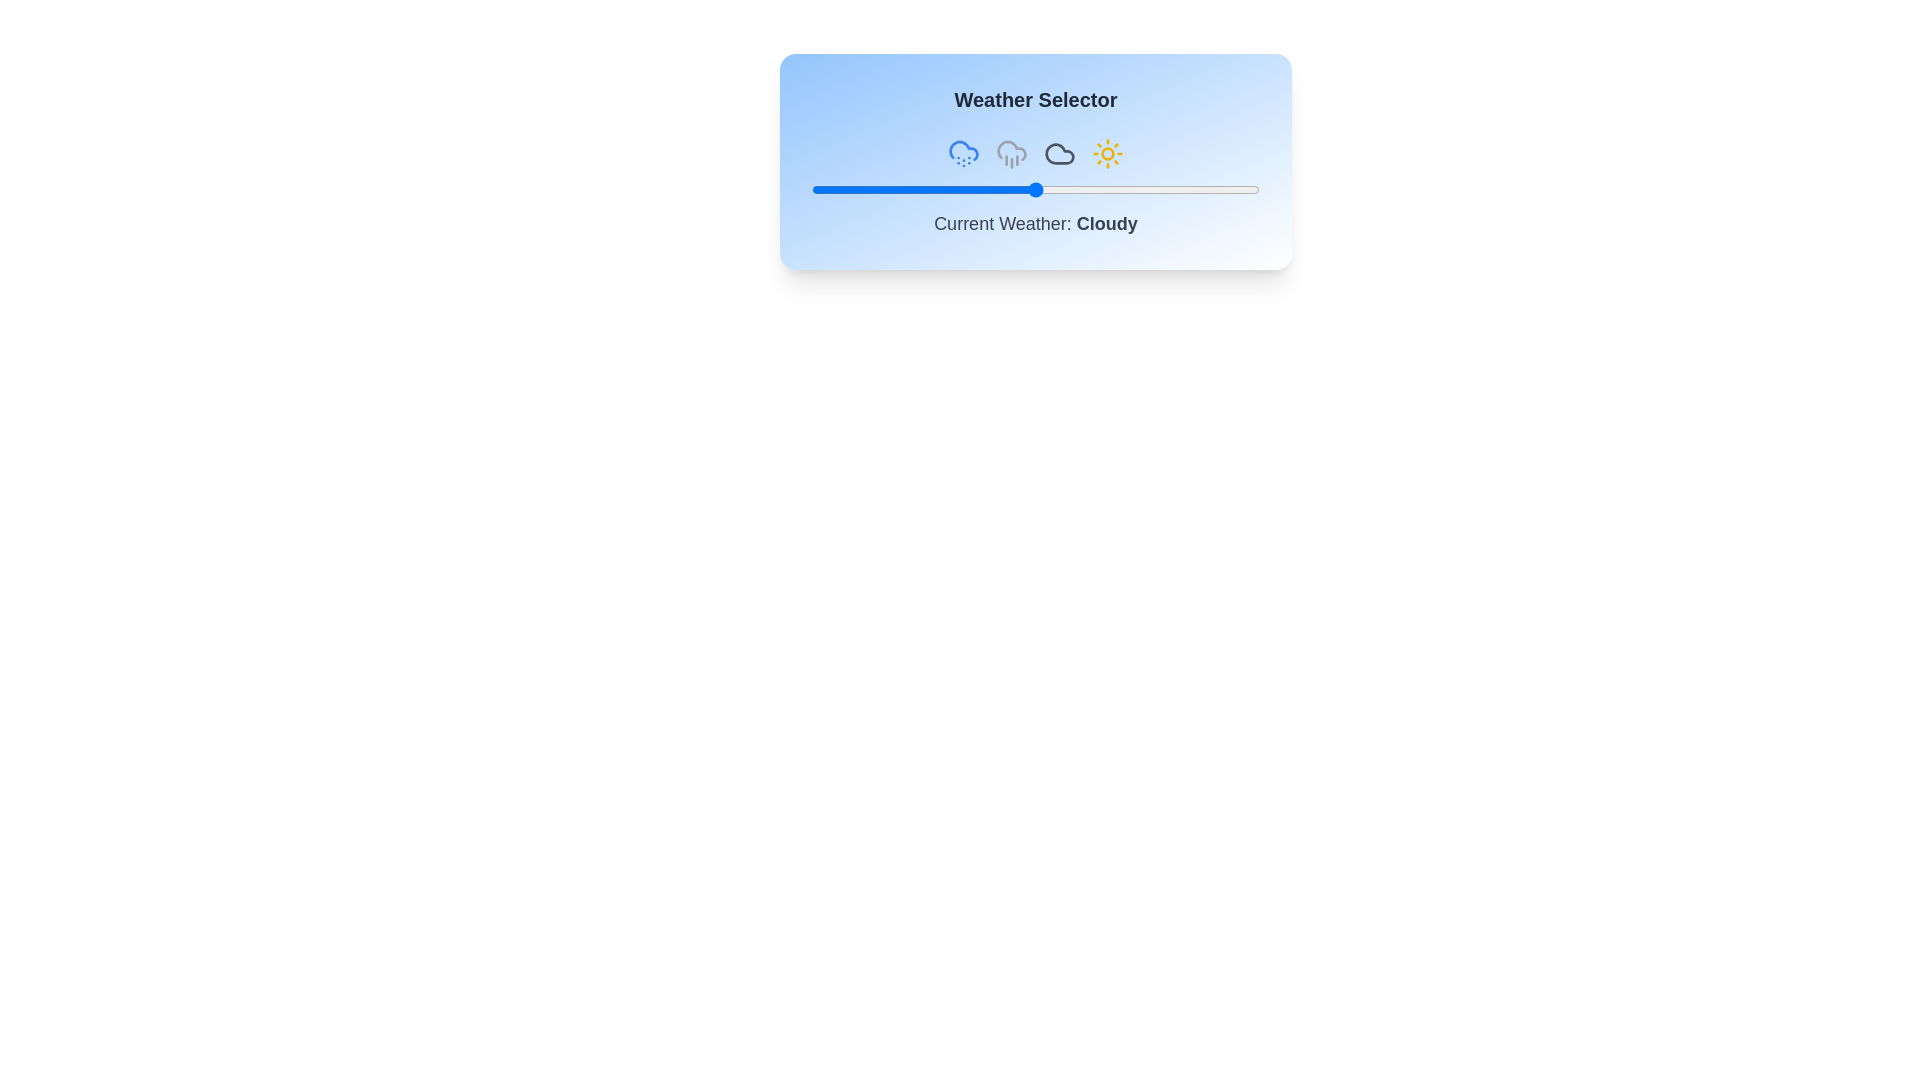 Image resolution: width=1920 pixels, height=1080 pixels. Describe the element at coordinates (1115, 189) in the screenshot. I see `the slider to set the weather value to 68` at that location.